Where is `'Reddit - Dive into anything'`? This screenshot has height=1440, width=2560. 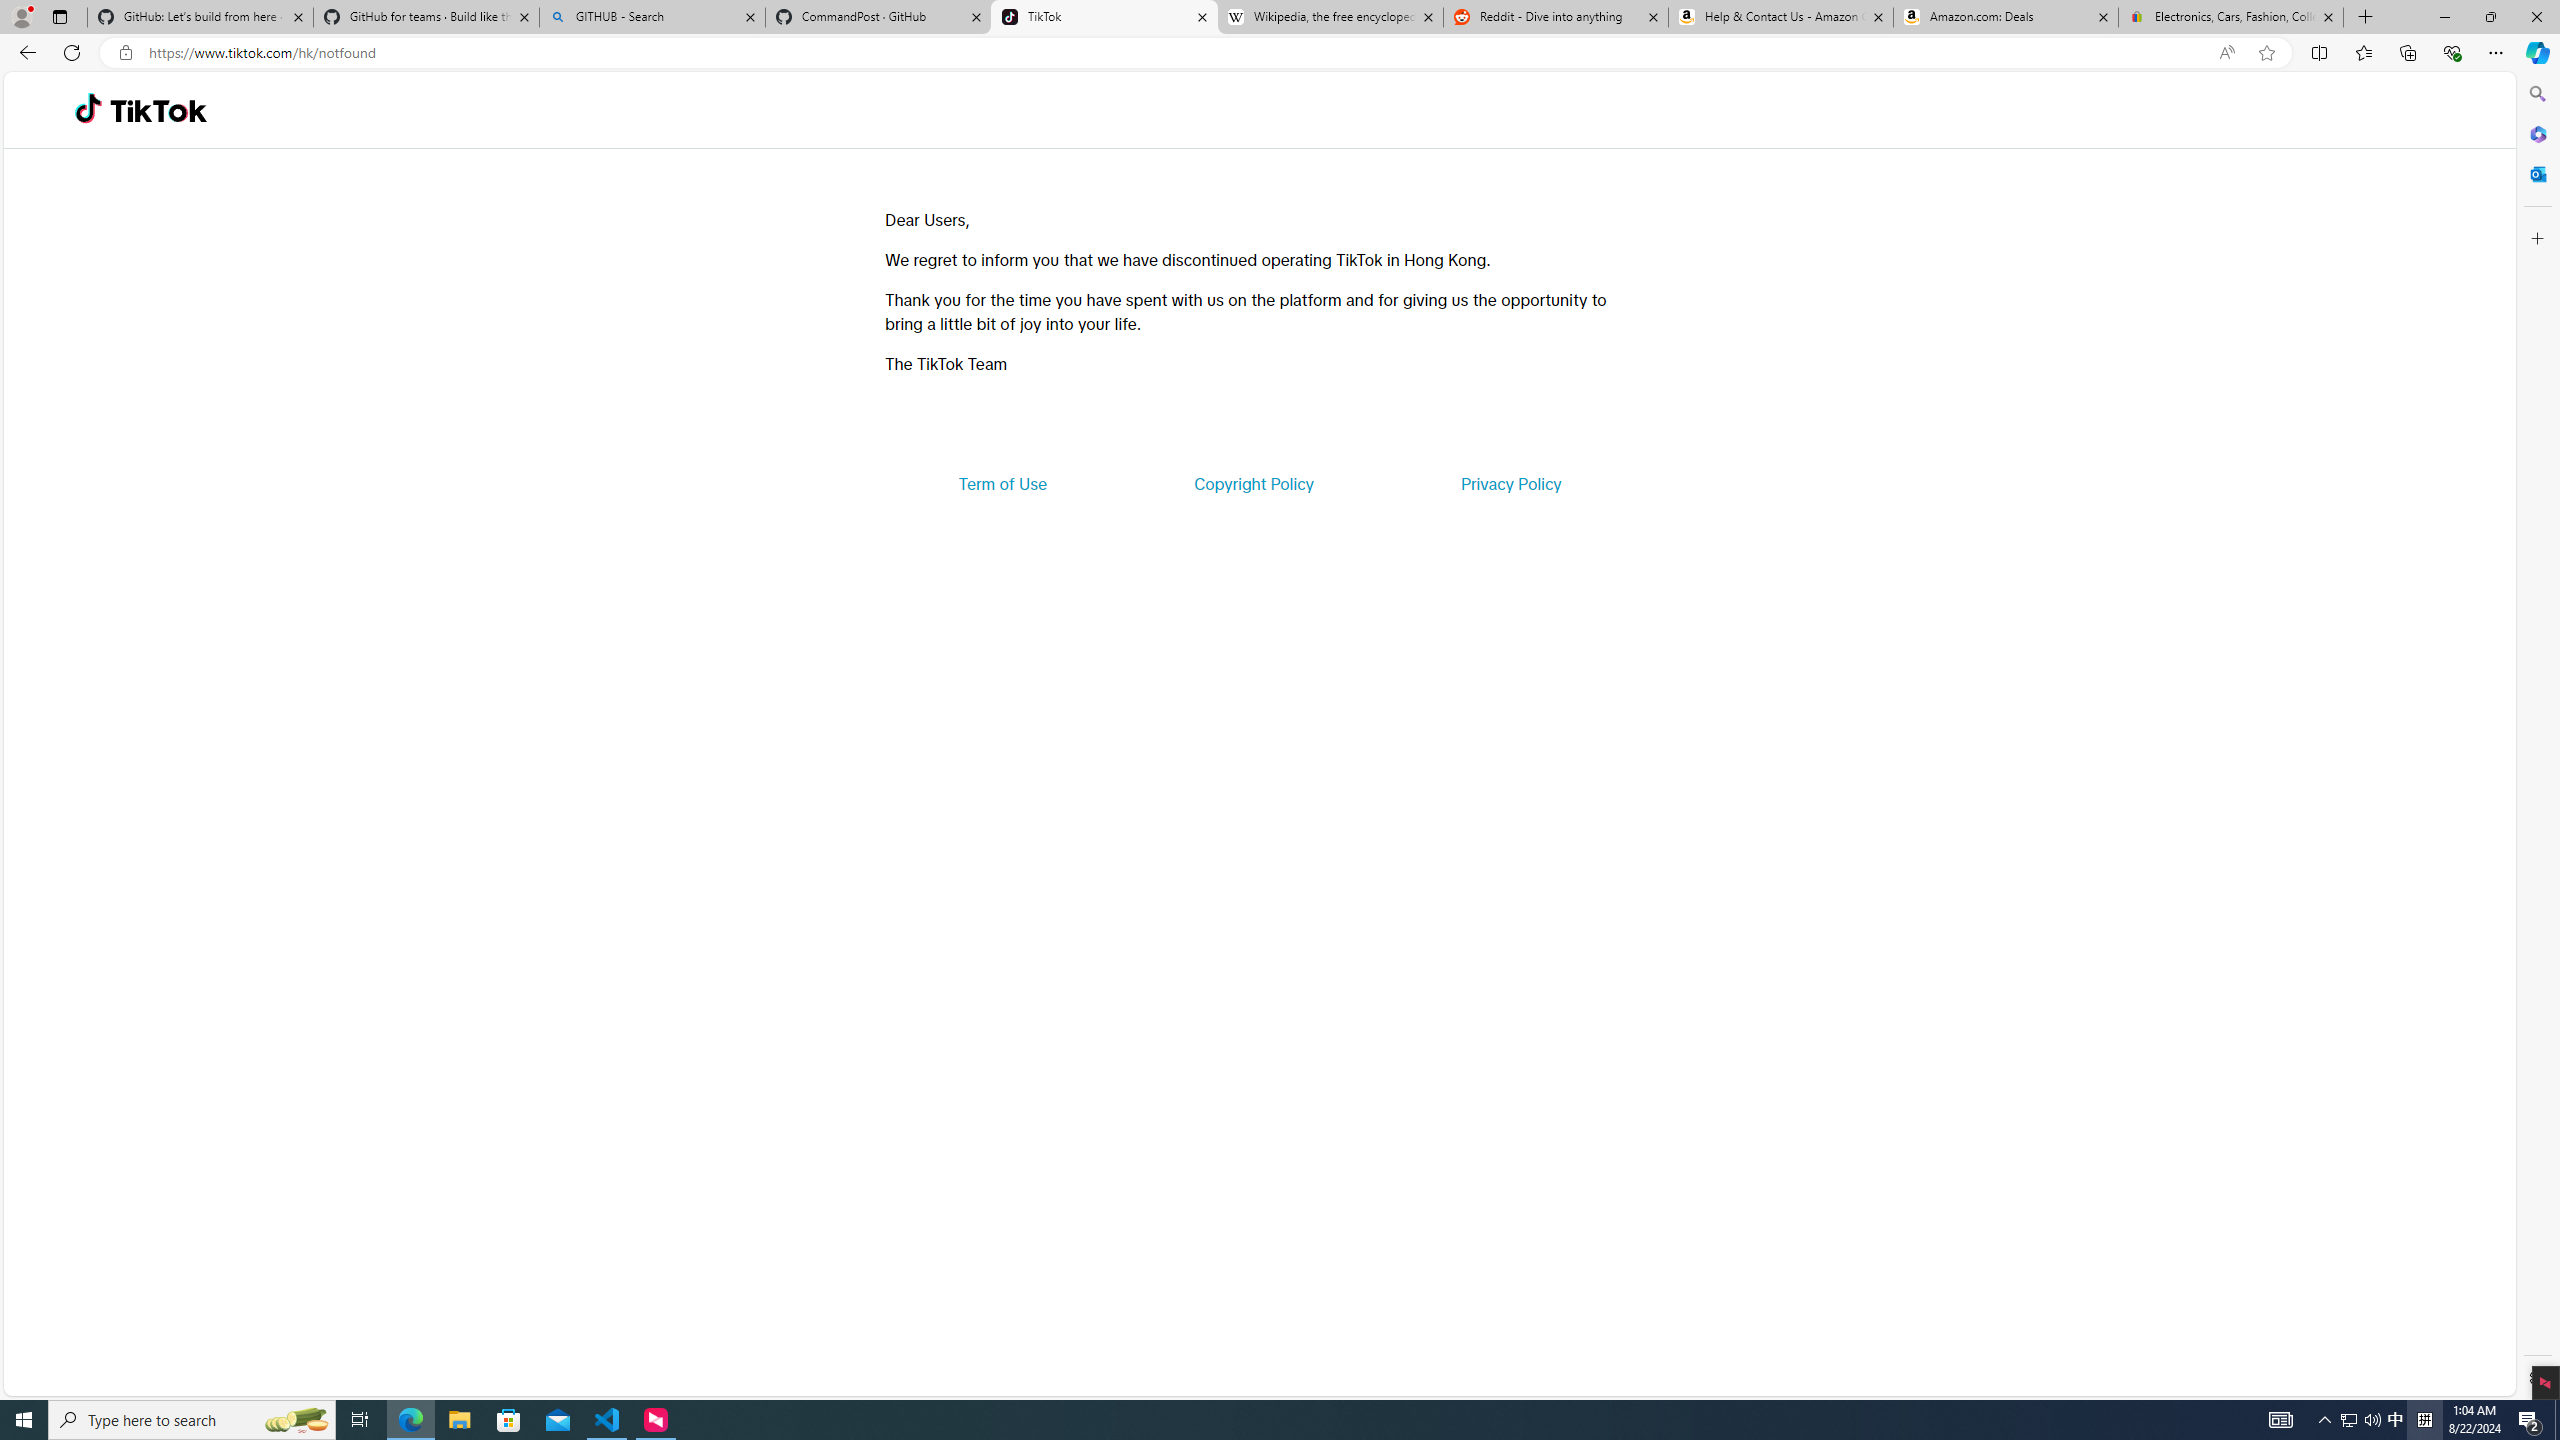 'Reddit - Dive into anything' is located at coordinates (1556, 16).